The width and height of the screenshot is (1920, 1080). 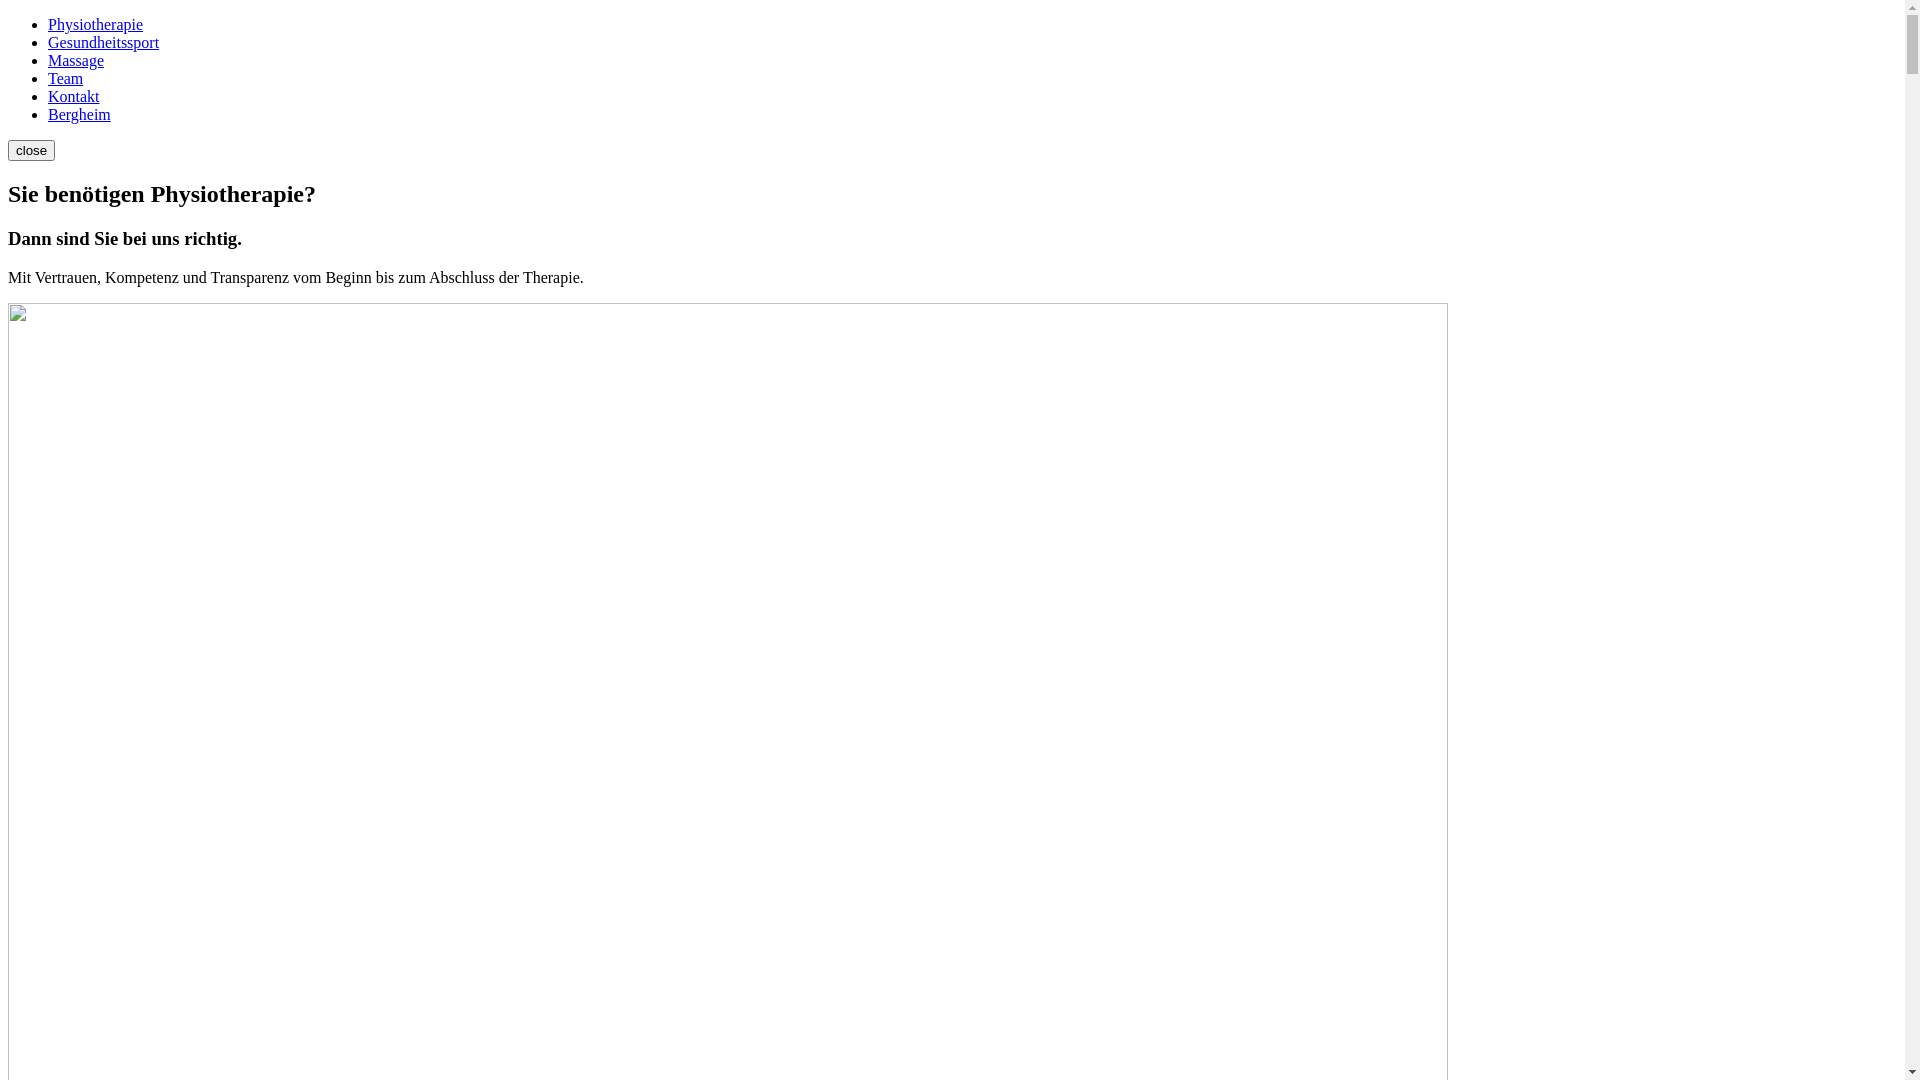 What do you see at coordinates (48, 59) in the screenshot?
I see `'Massage'` at bounding box center [48, 59].